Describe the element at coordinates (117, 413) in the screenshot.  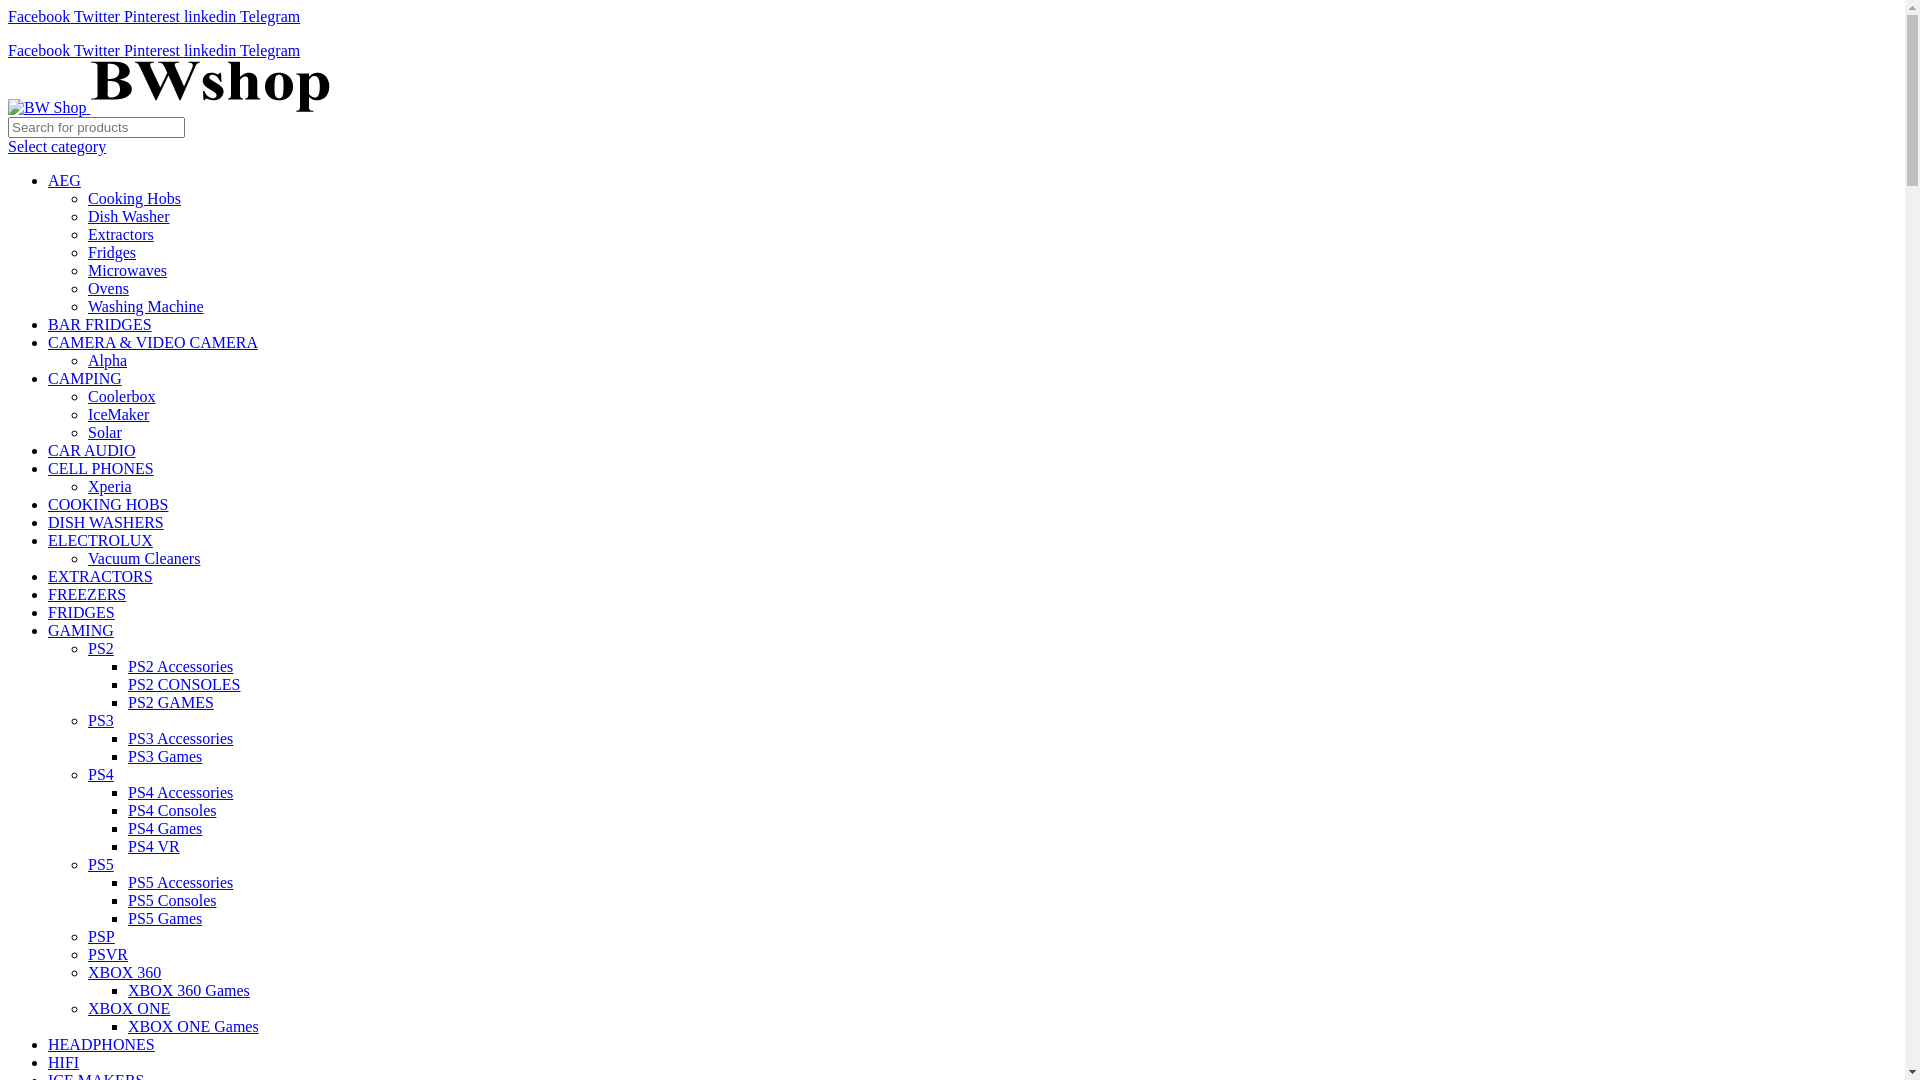
I see `'IceMaker'` at that location.